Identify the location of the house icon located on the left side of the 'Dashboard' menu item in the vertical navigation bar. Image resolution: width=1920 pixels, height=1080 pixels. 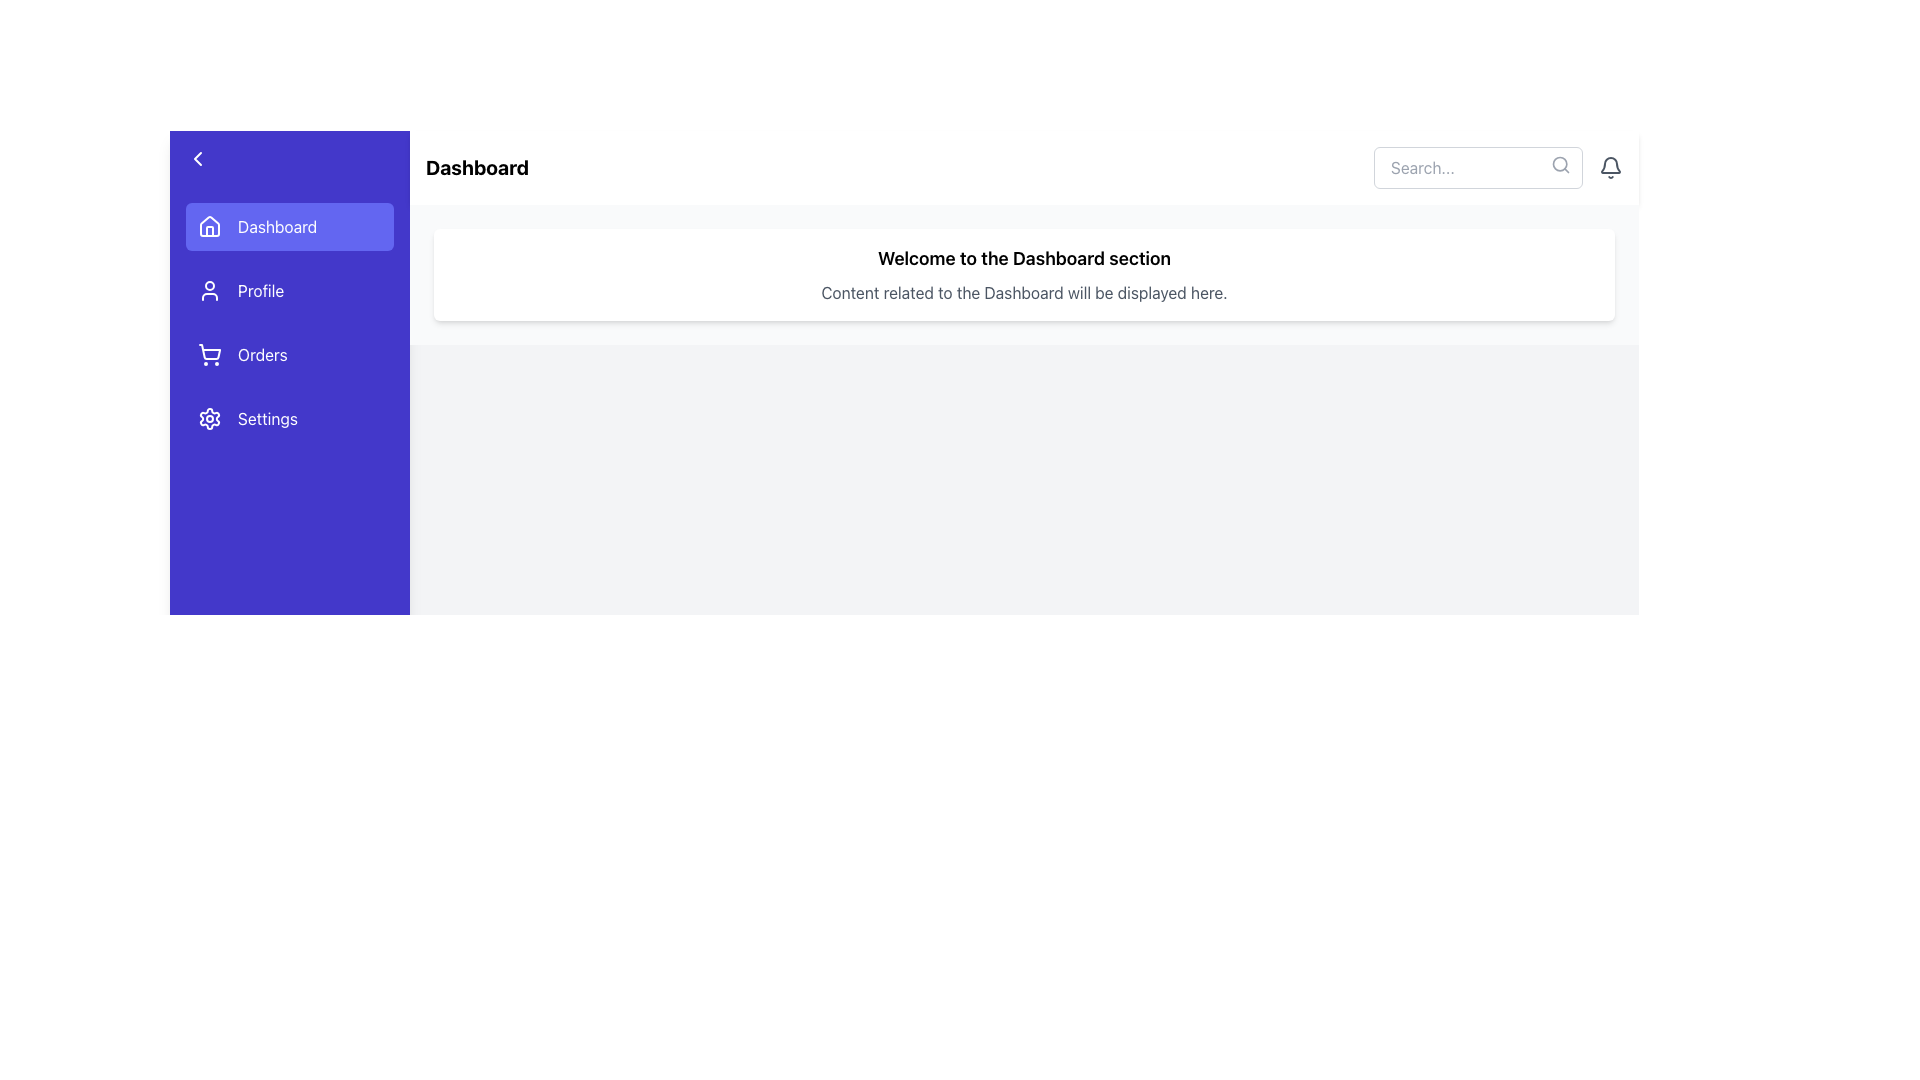
(210, 226).